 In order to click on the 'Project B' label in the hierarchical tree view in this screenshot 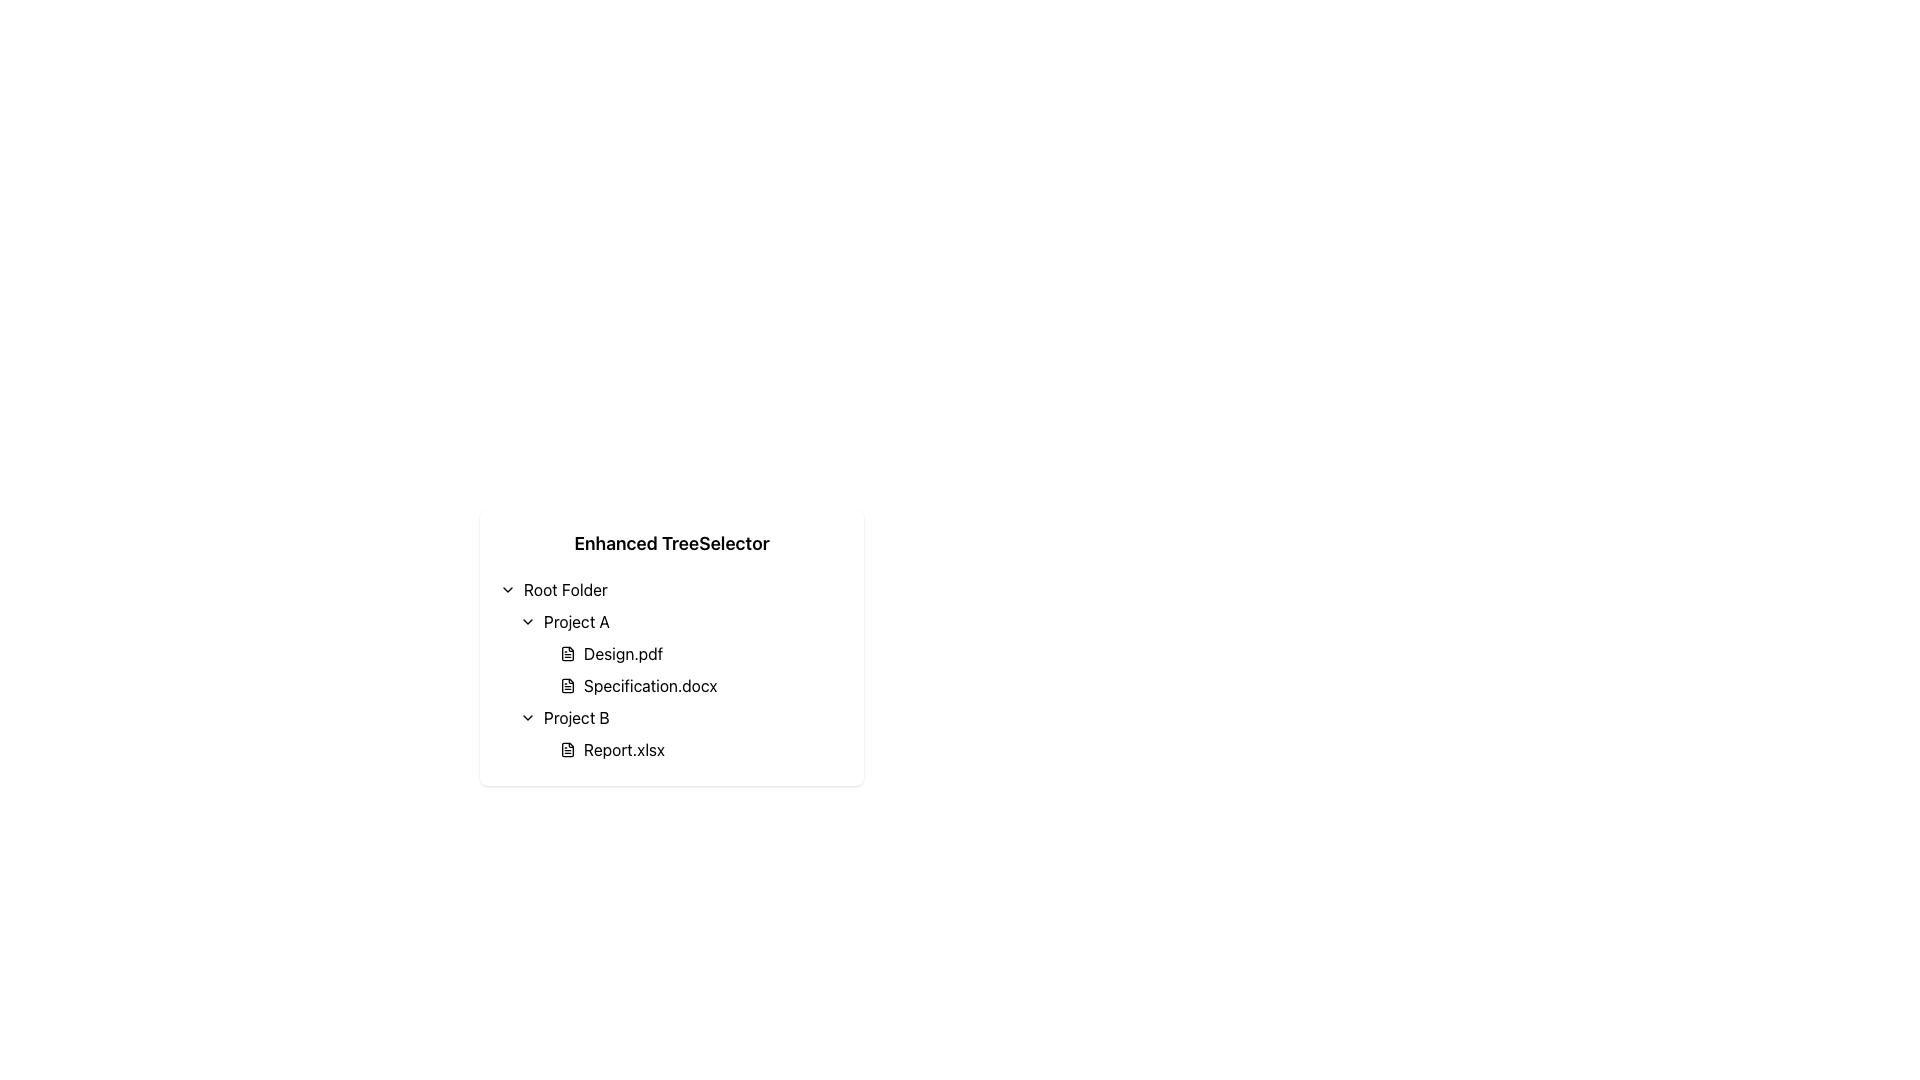, I will do `click(575, 716)`.